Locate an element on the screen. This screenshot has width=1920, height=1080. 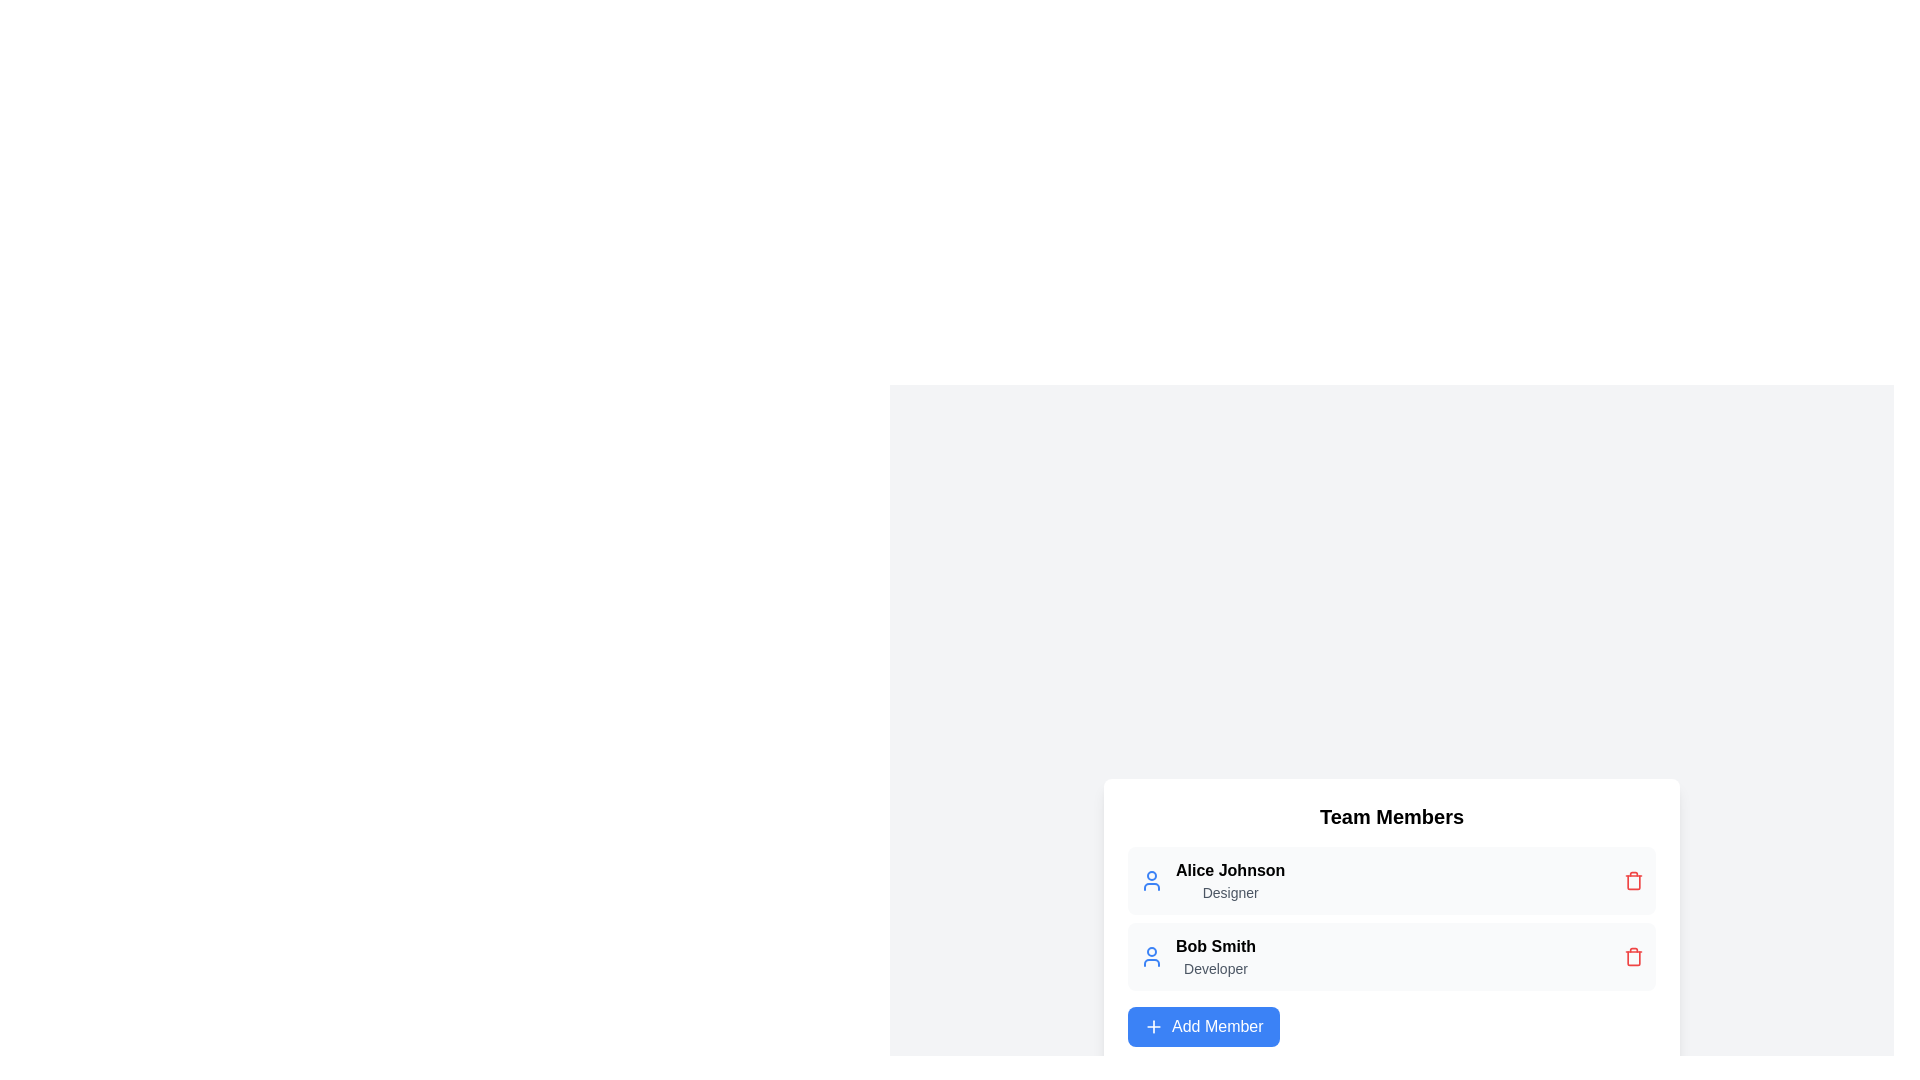
the User Icon representing the profile of 'Alice Johnson', positioned at the leftmost side of the first entry in the 'Team Members' list is located at coordinates (1152, 879).